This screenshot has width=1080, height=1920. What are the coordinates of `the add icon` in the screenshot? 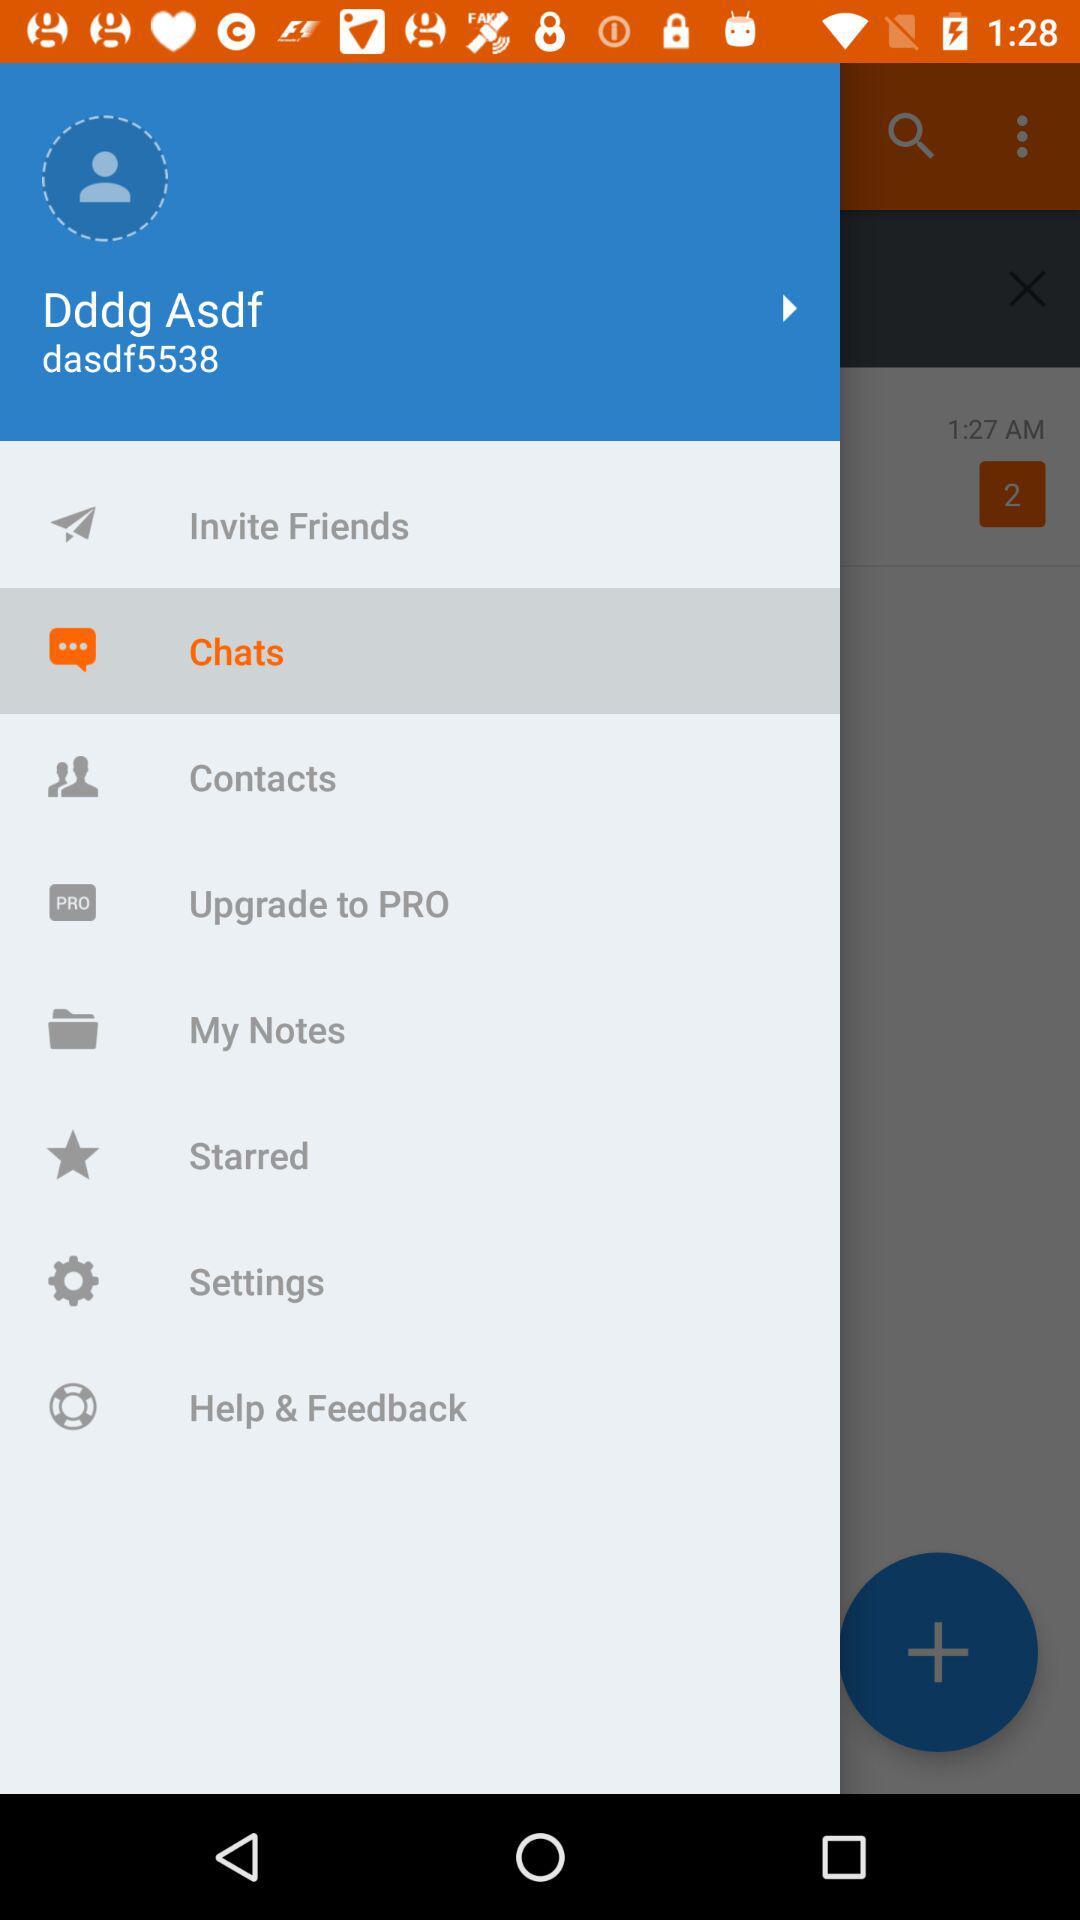 It's located at (938, 1652).